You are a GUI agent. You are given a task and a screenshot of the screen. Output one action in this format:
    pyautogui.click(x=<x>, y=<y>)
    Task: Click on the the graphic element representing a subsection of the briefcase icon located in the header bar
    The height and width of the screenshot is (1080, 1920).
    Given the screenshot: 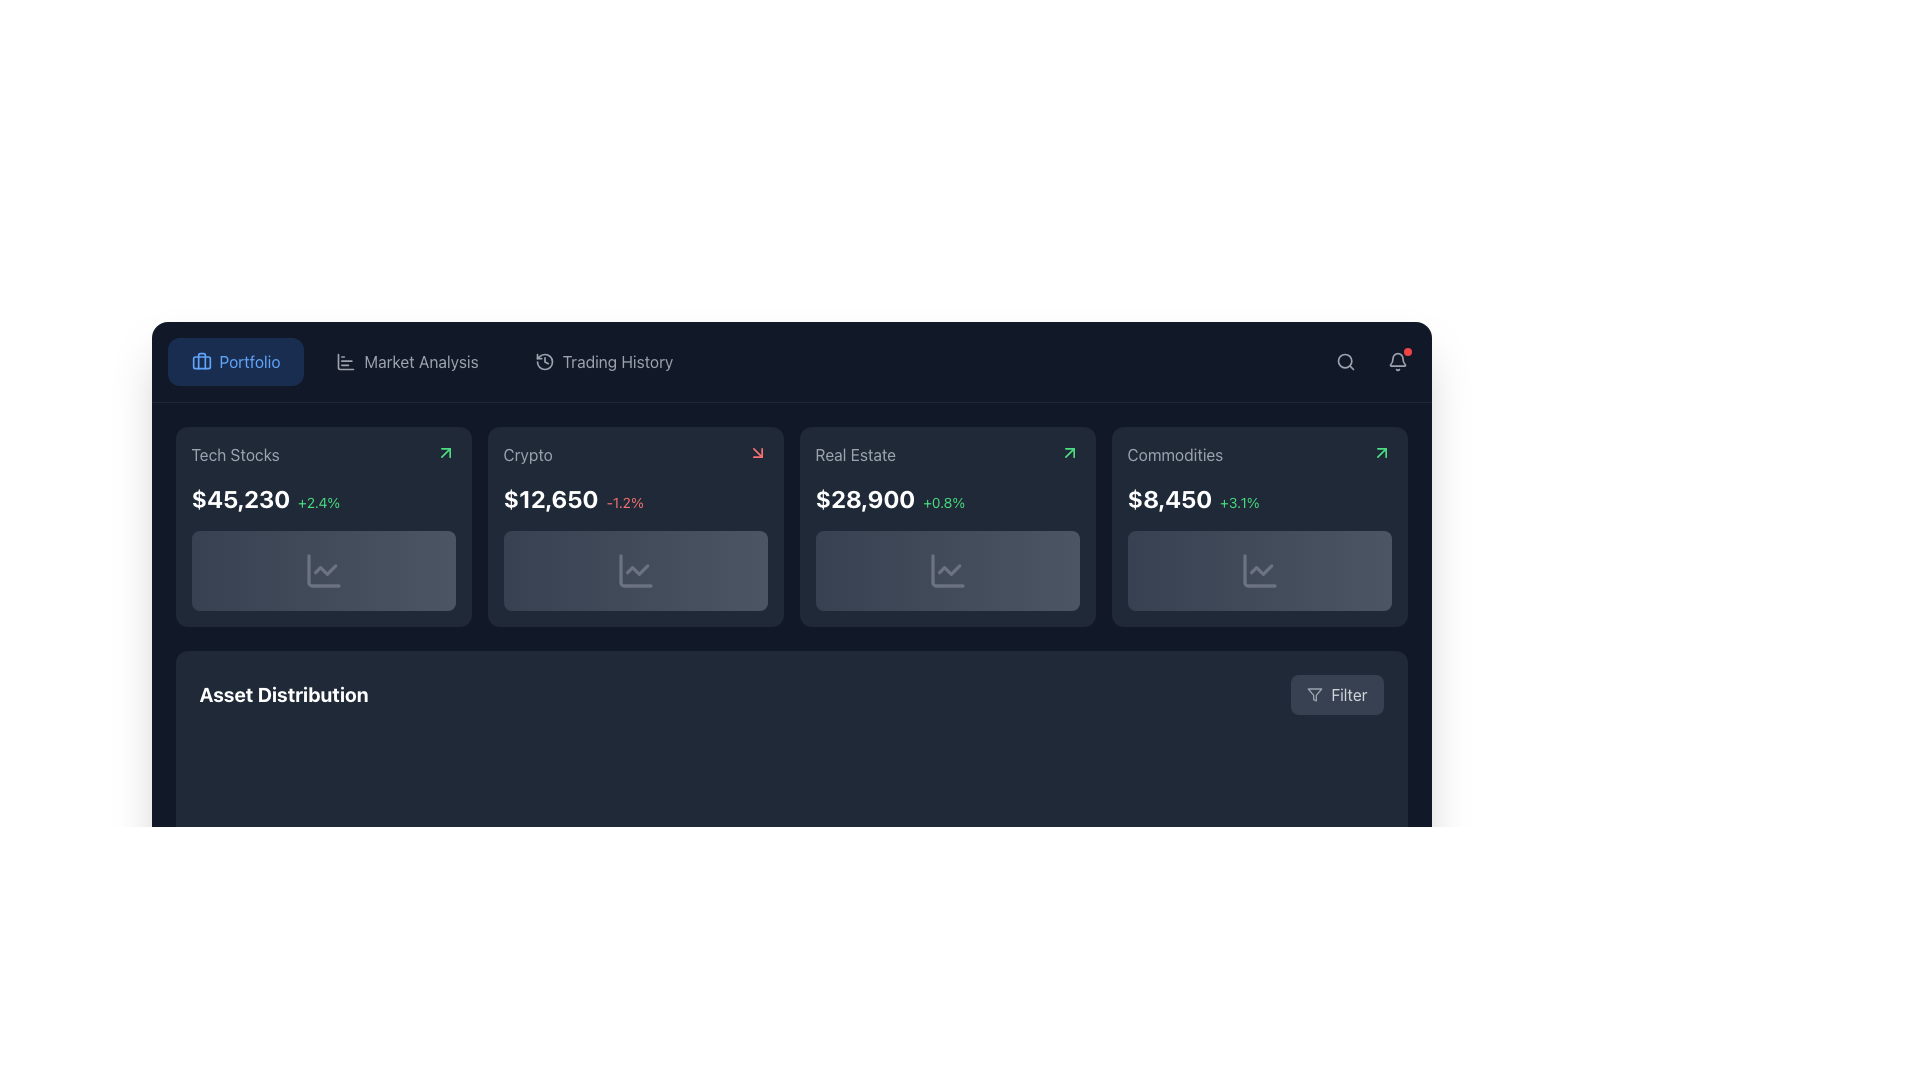 What is the action you would take?
    pyautogui.click(x=201, y=362)
    